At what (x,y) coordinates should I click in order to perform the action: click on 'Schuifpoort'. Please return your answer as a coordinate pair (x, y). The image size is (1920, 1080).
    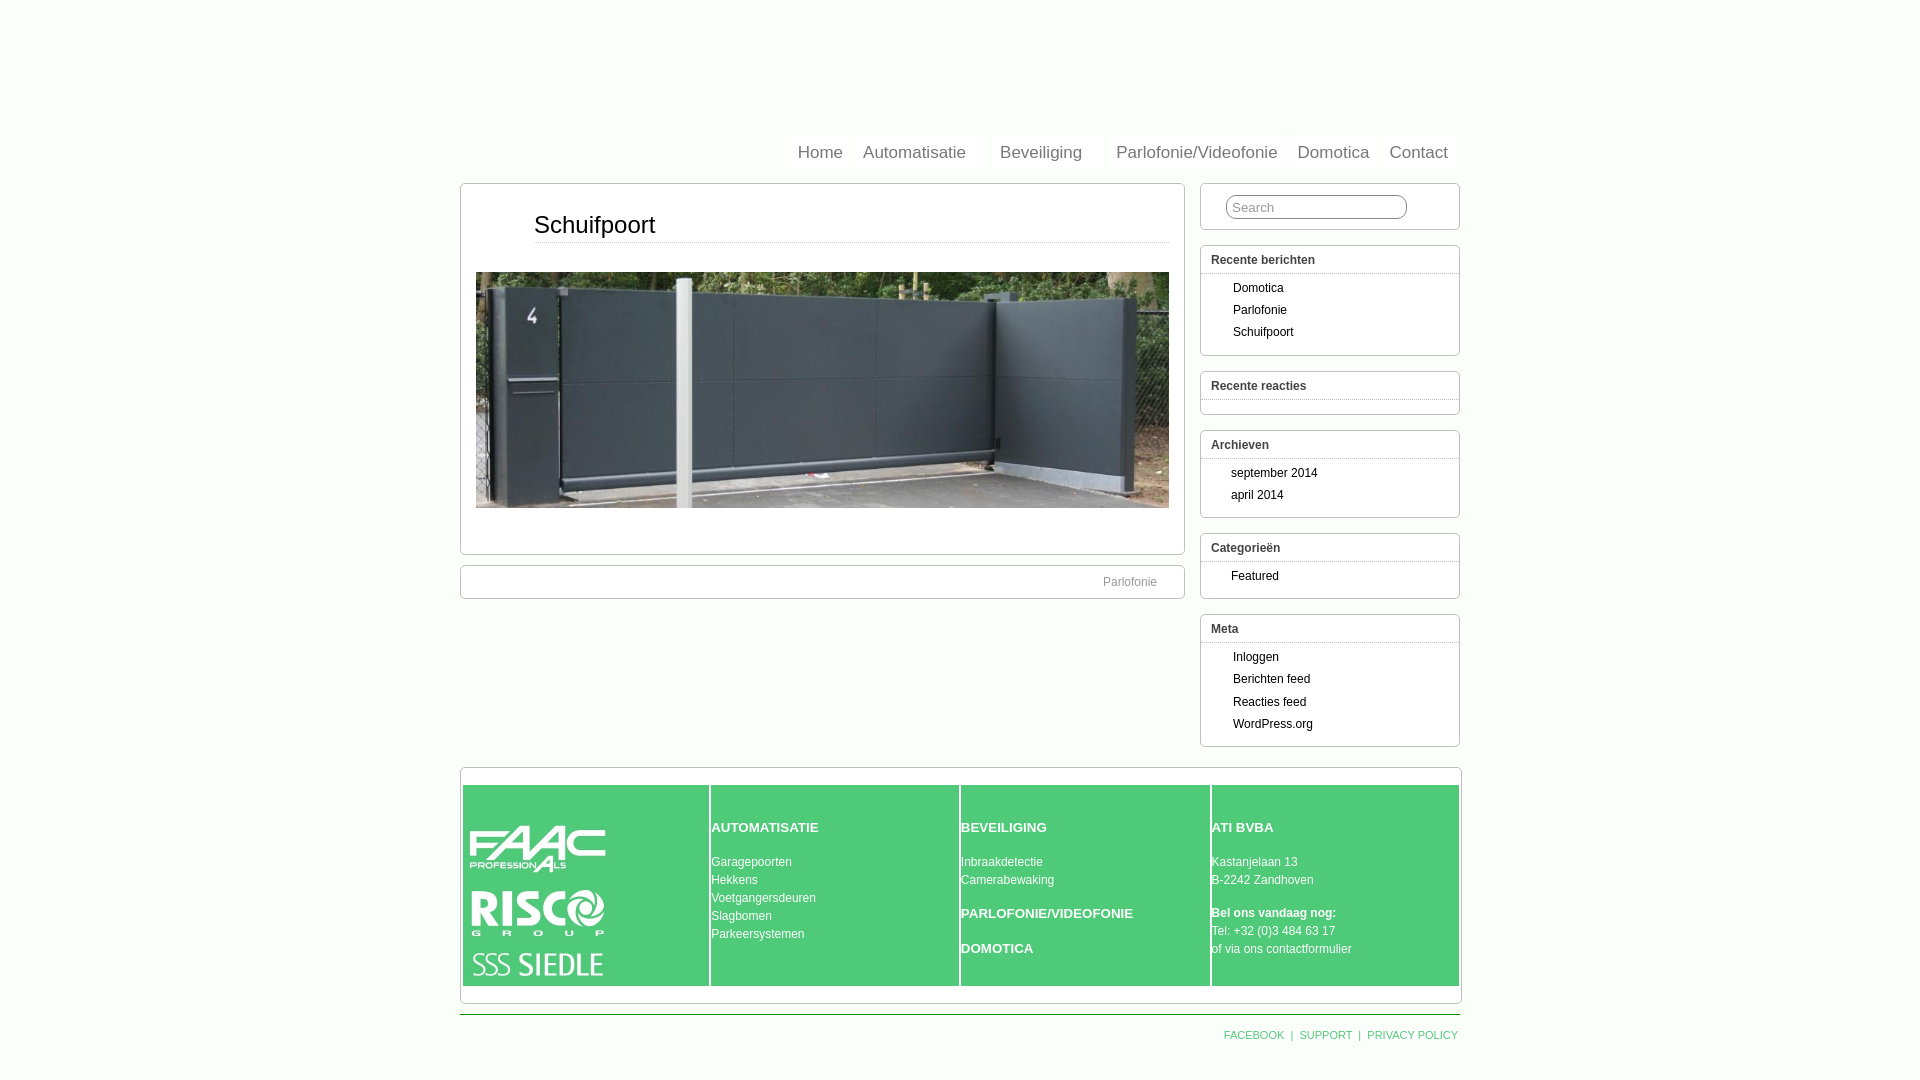
    Looking at the image, I should click on (533, 224).